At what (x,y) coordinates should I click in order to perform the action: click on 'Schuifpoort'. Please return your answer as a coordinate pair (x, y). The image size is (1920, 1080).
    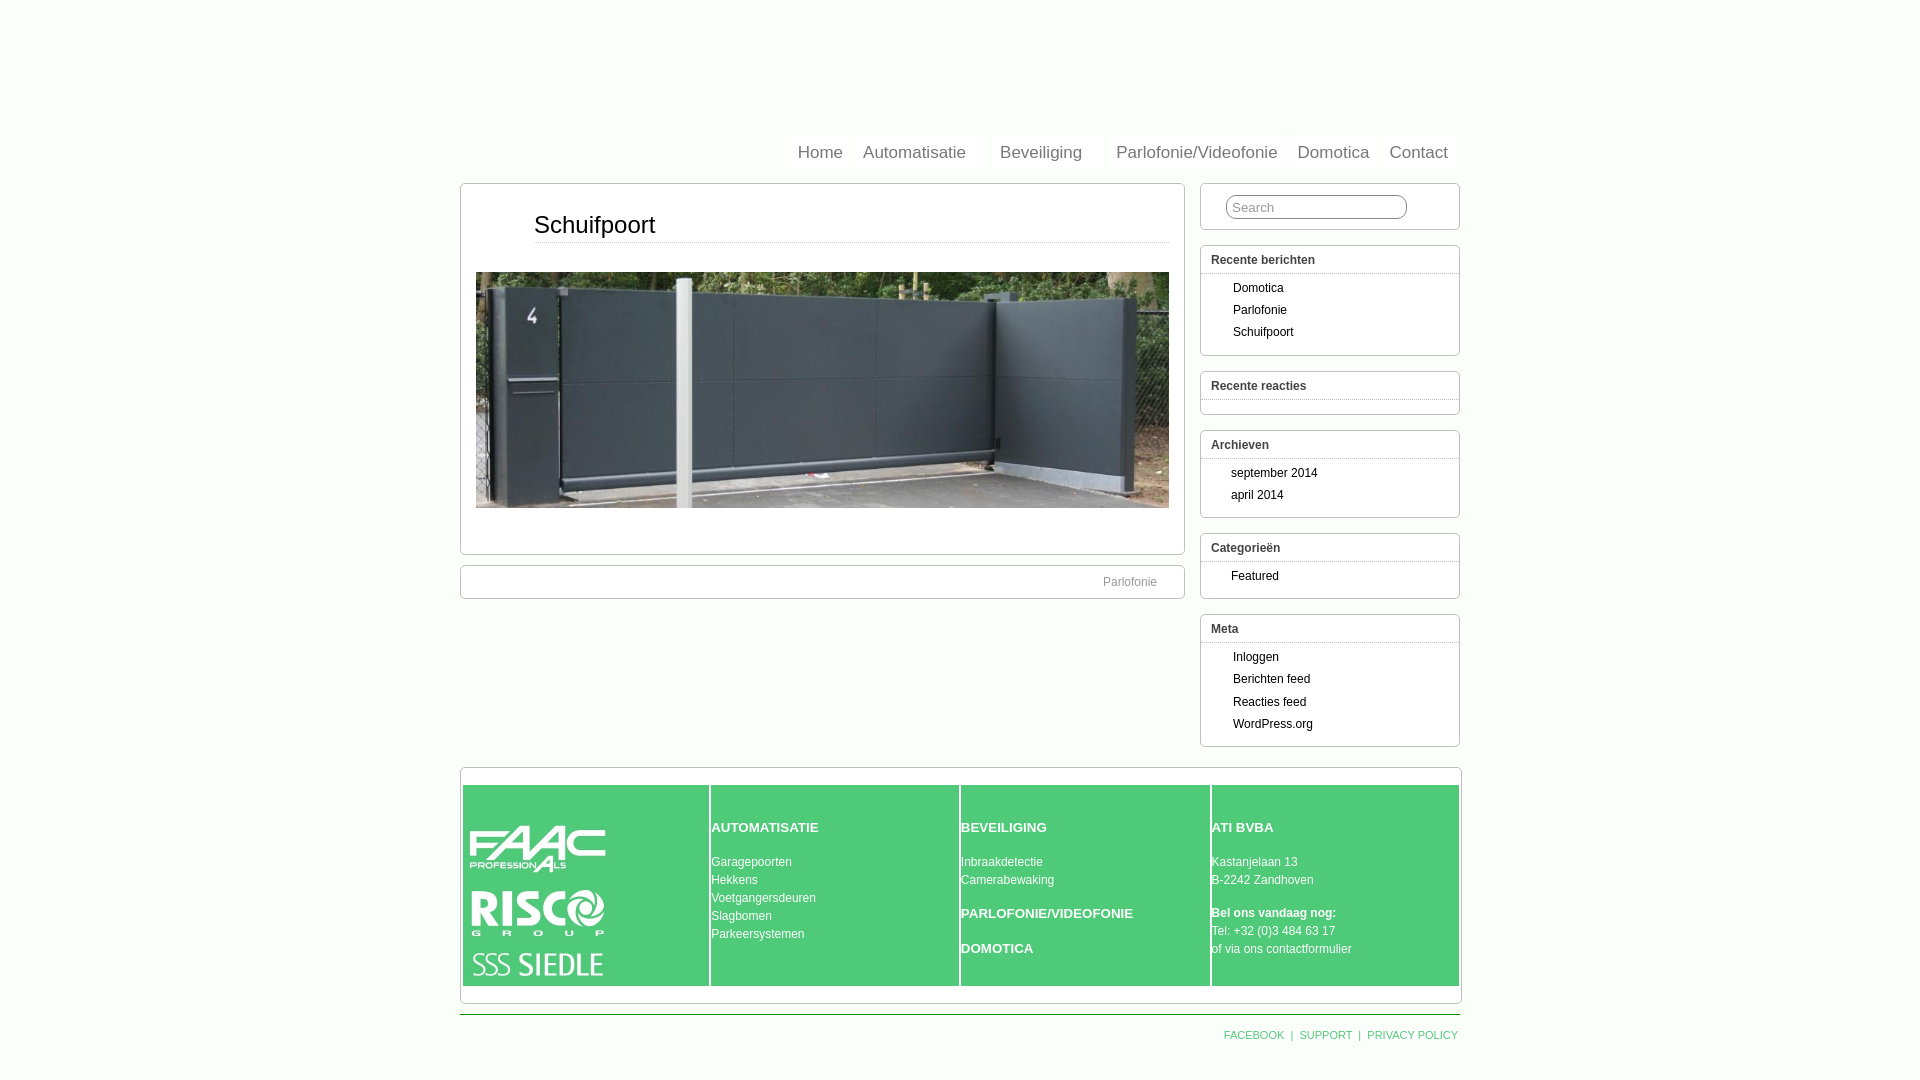
    Looking at the image, I should click on (533, 224).